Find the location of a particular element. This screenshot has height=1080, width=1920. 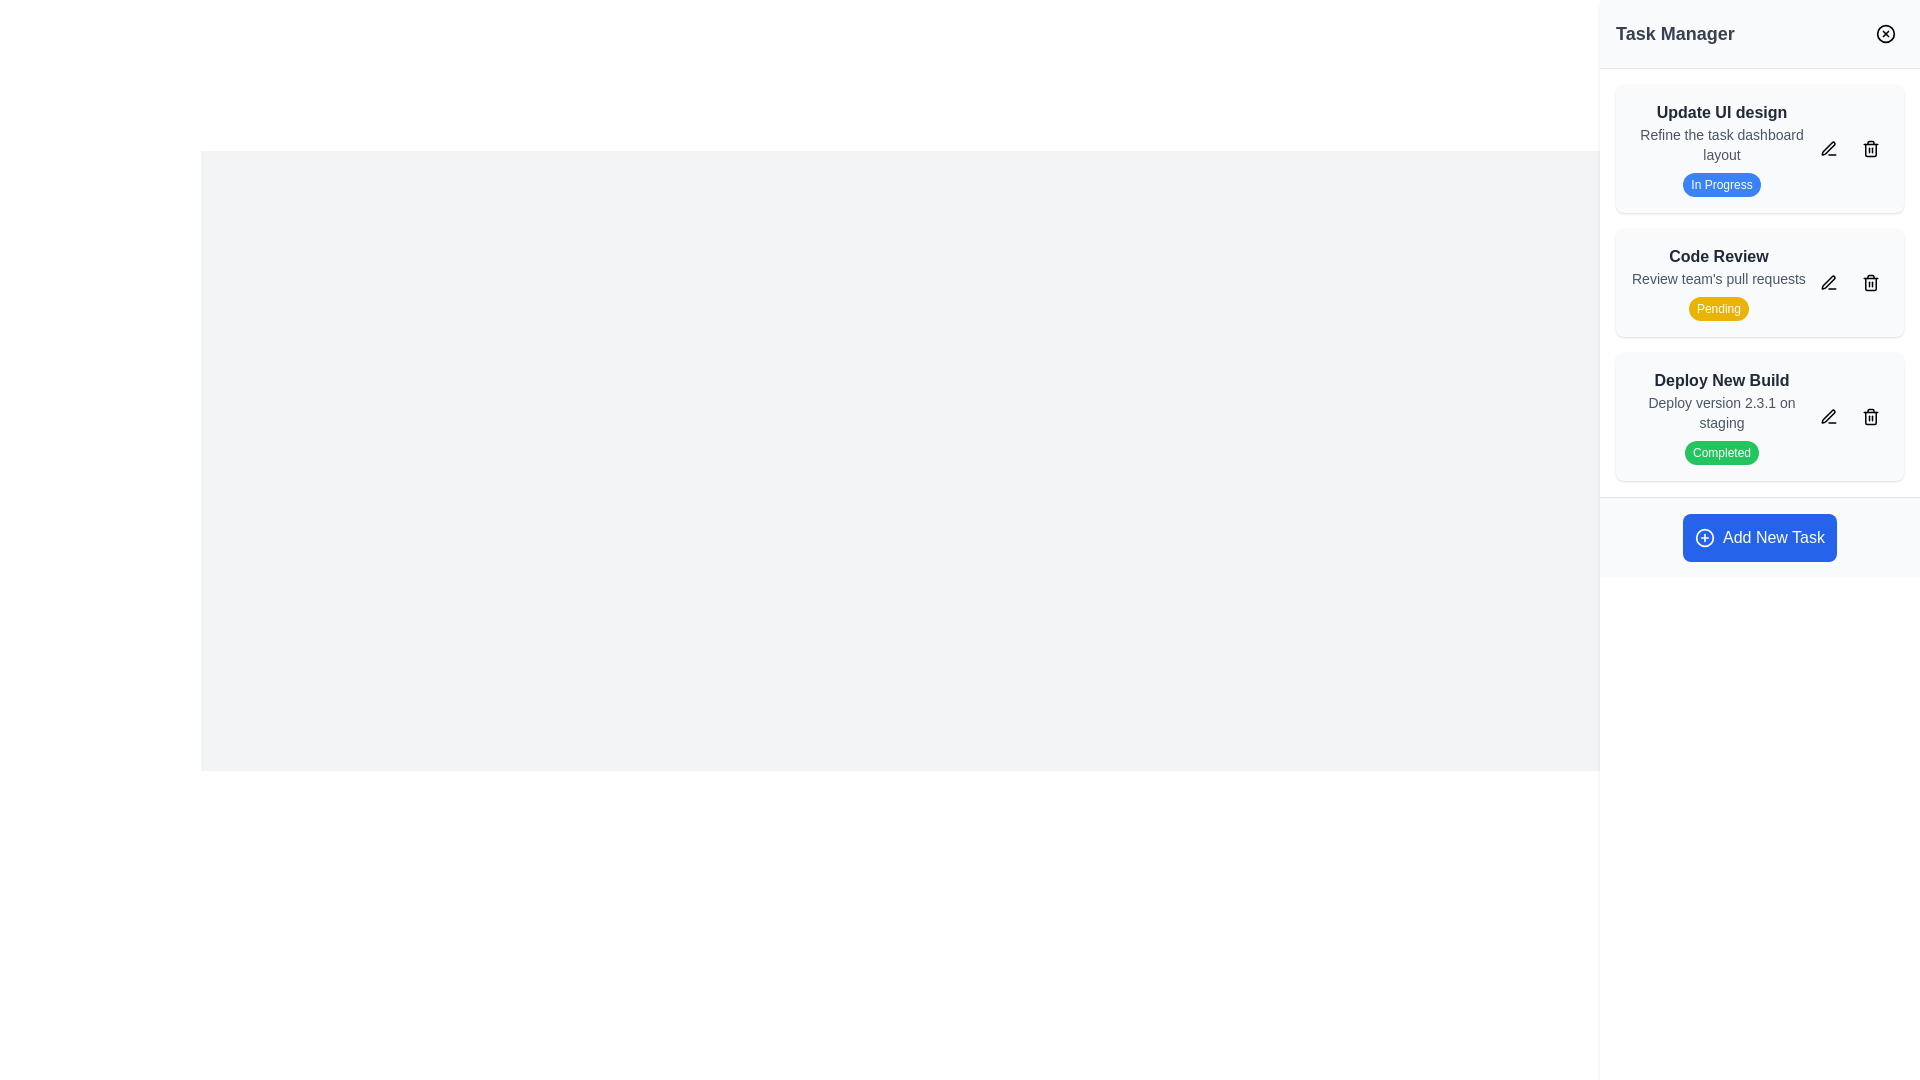

the decorative circular close button element in the top-right corner of the Task Manager interface is located at coordinates (1885, 34).